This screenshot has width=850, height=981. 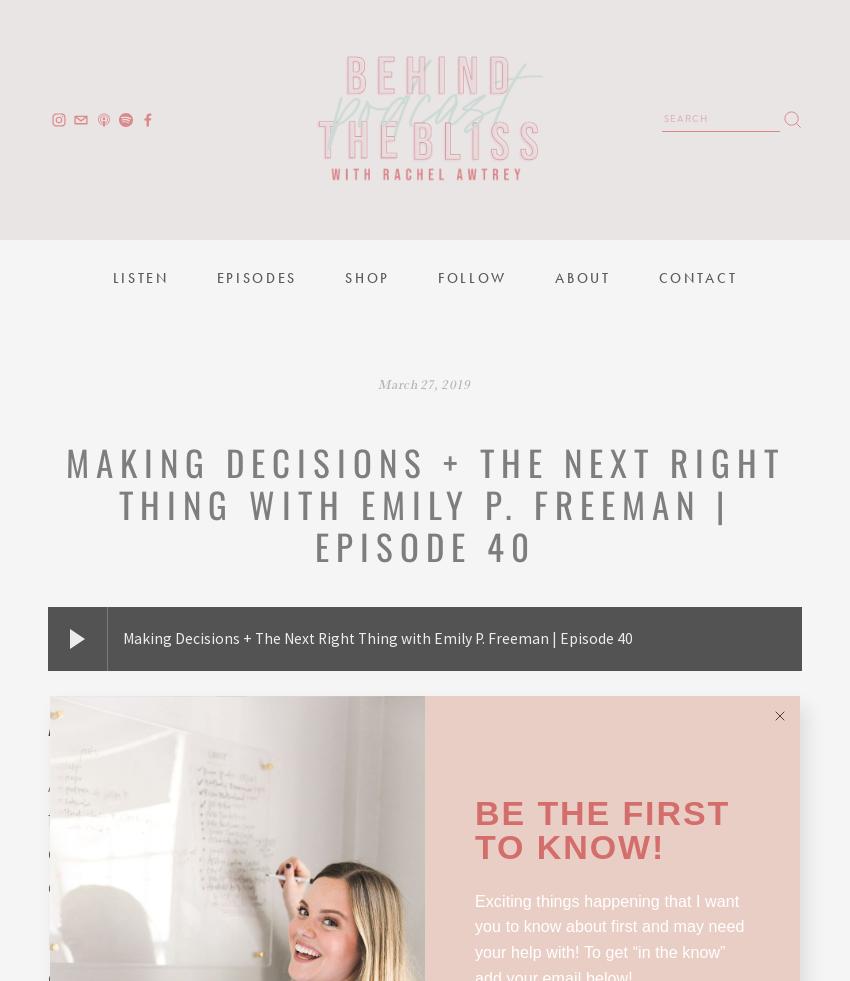 I want to click on 'About', so click(x=582, y=277).